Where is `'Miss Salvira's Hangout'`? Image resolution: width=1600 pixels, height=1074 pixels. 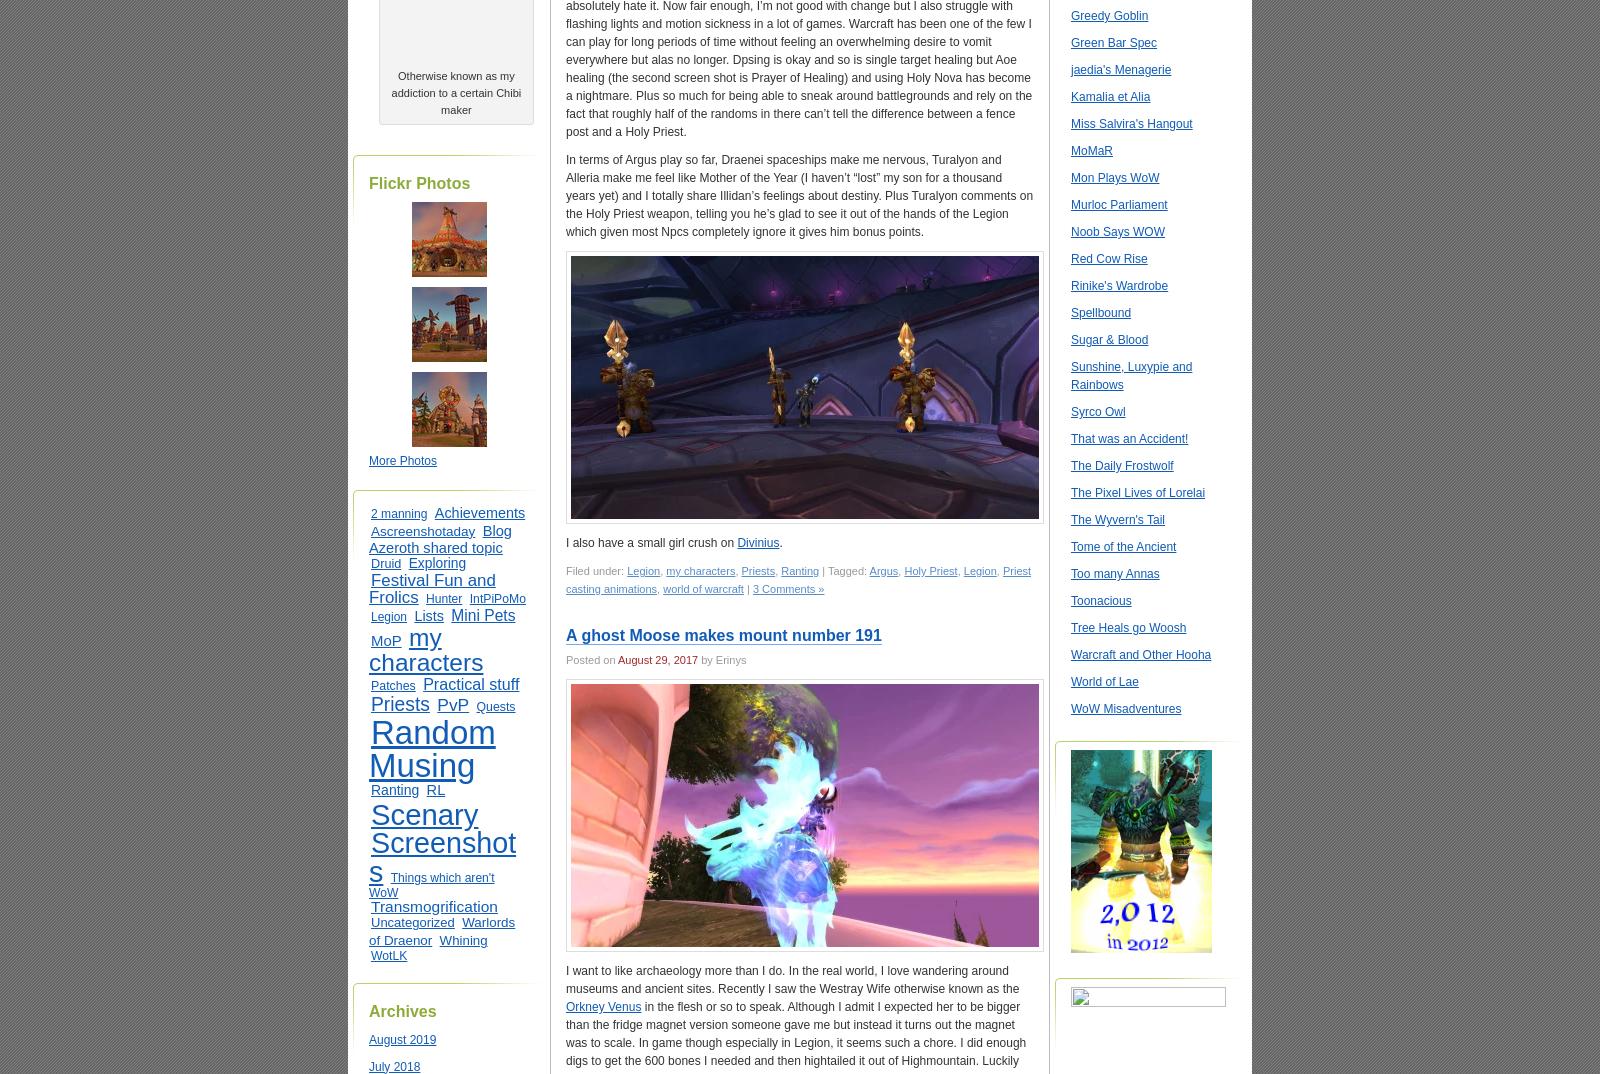
'Miss Salvira's Hangout' is located at coordinates (1131, 123).